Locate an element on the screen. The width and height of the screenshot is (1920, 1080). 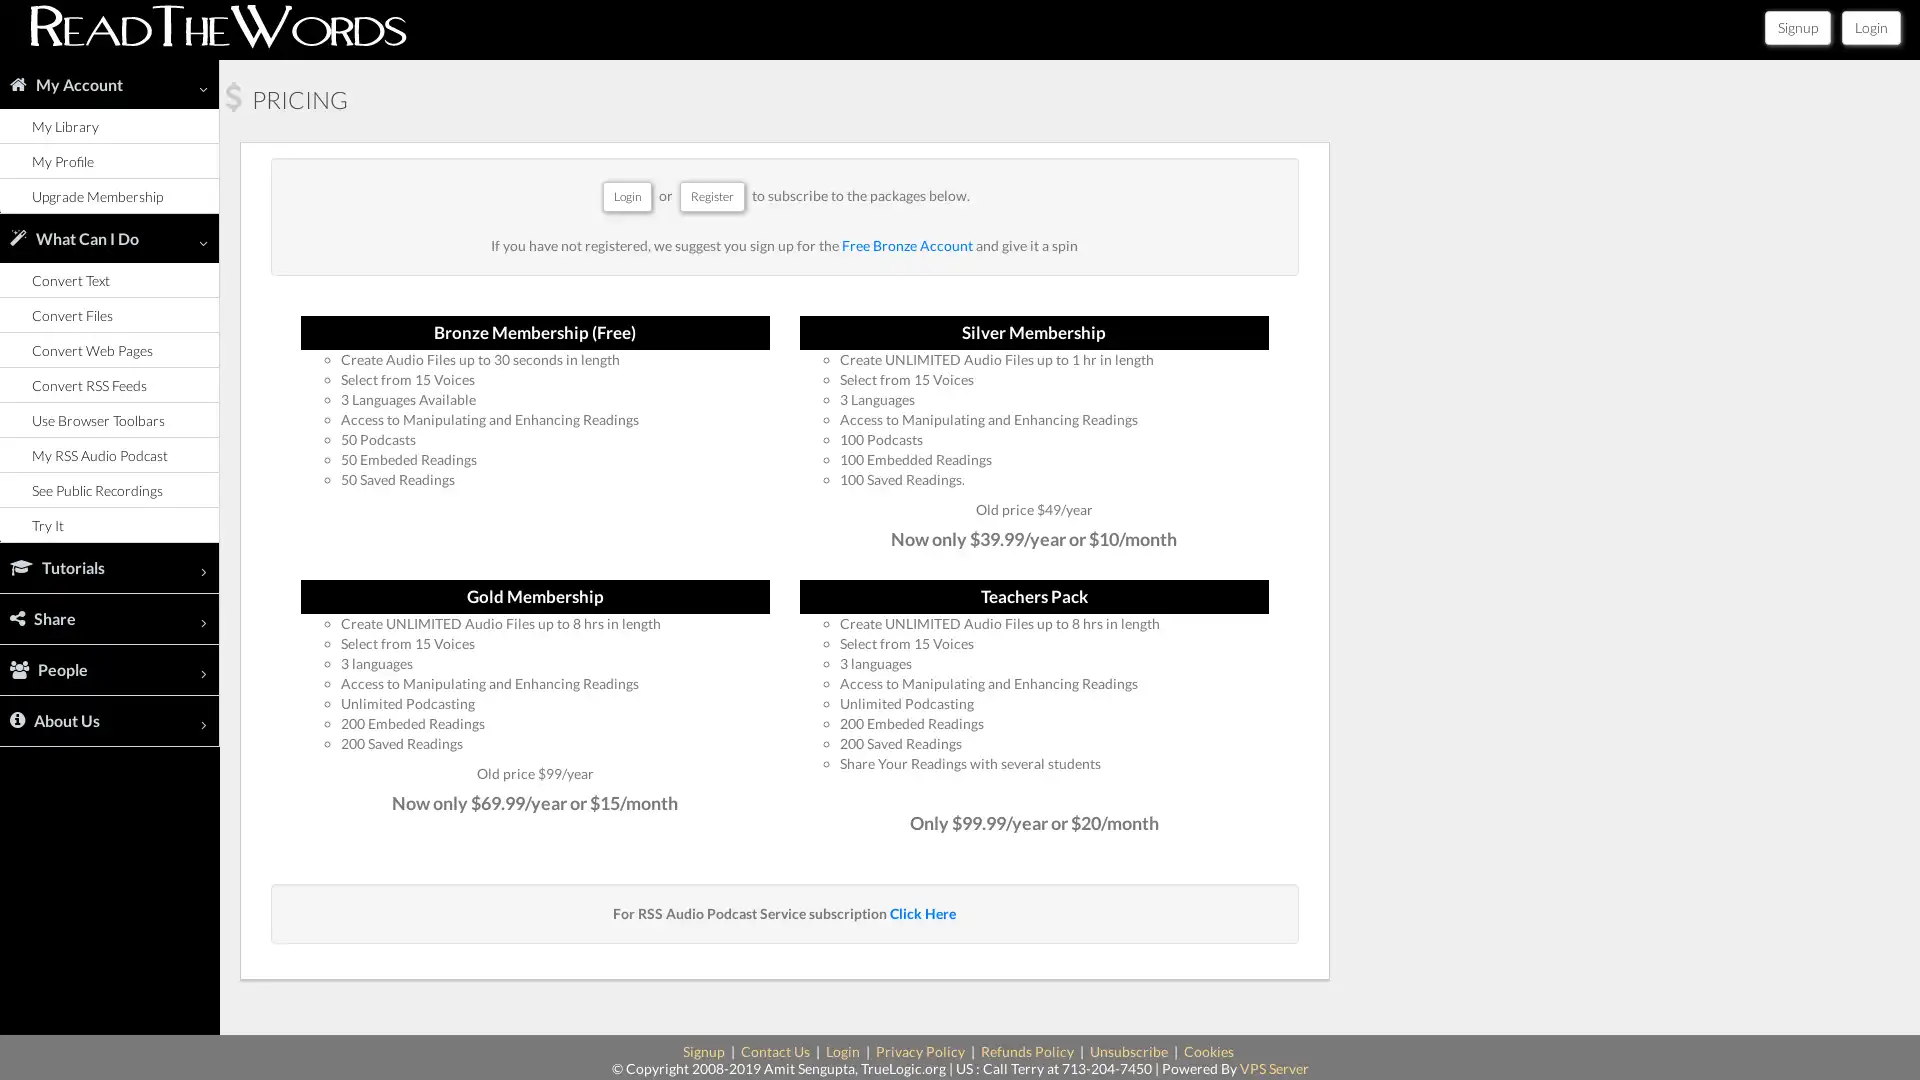
Login is located at coordinates (1870, 27).